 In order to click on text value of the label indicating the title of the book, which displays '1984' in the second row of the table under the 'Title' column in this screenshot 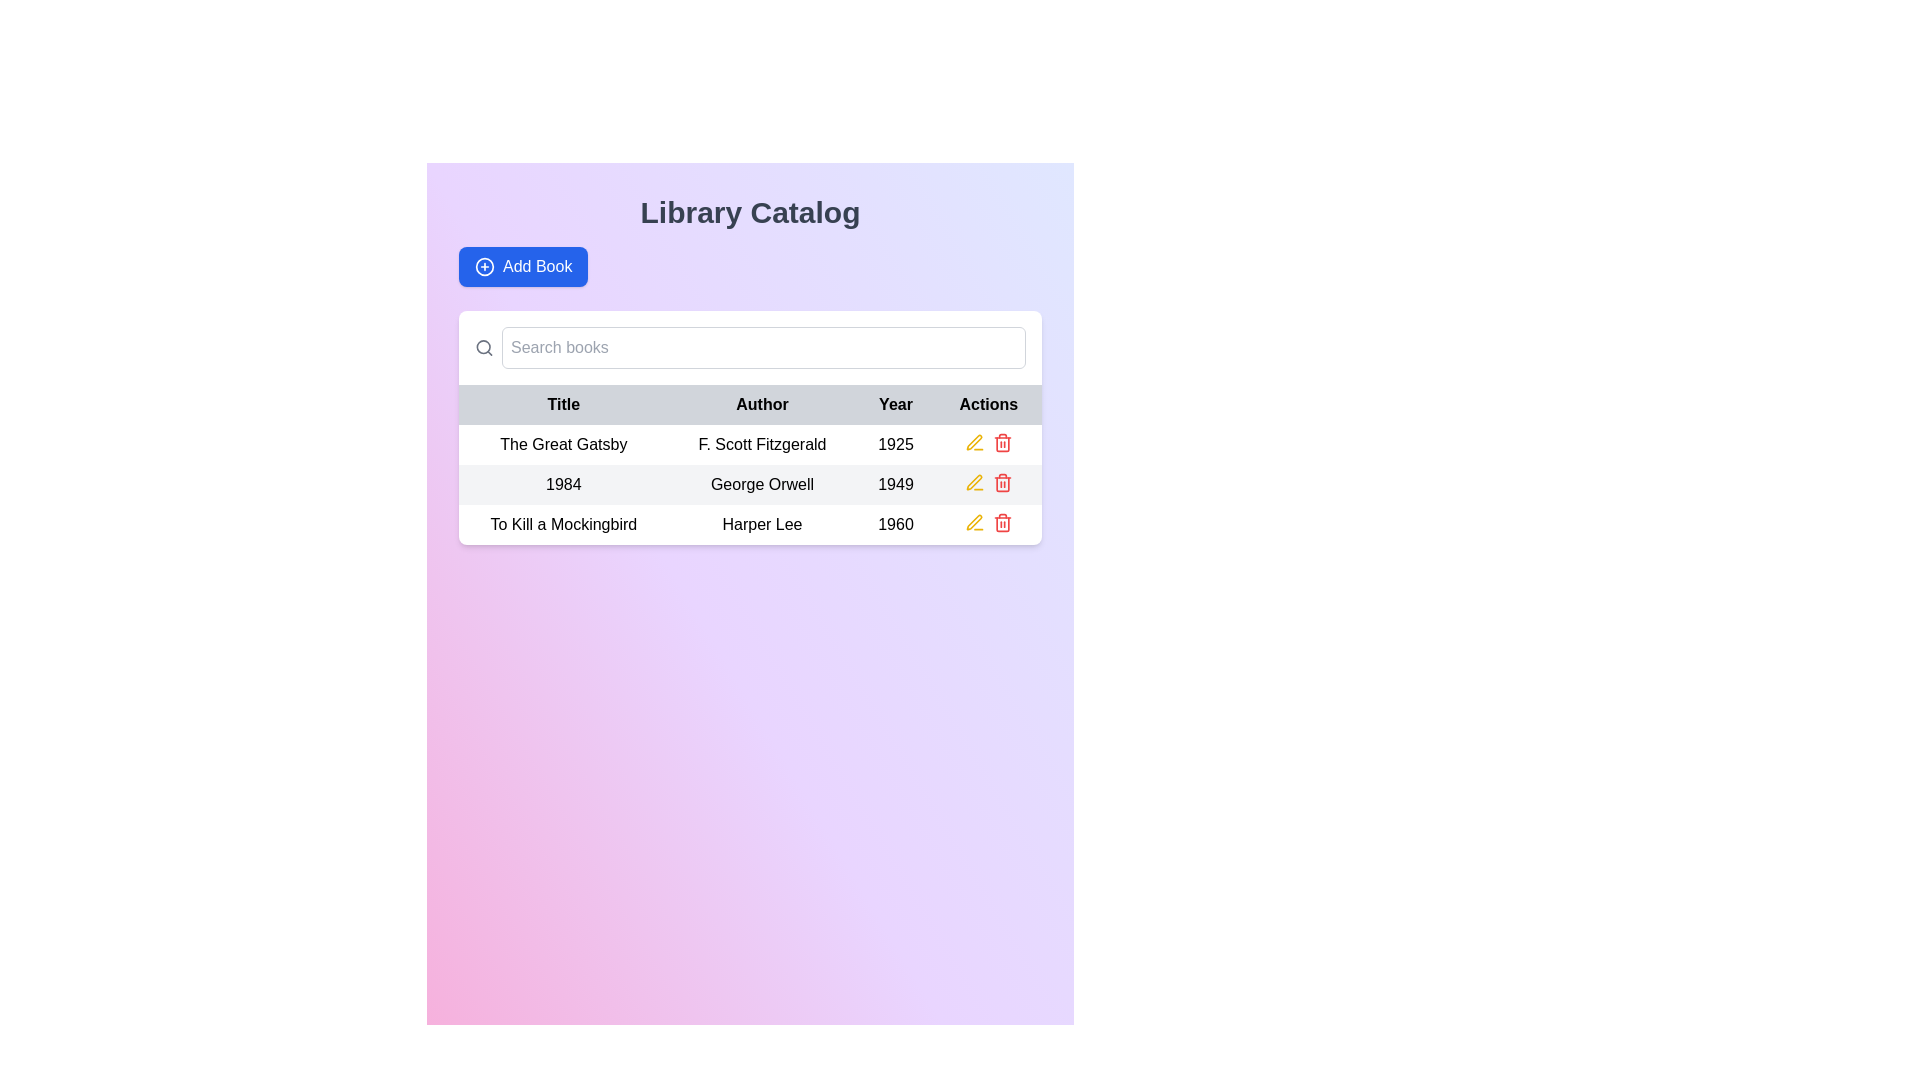, I will do `click(562, 485)`.